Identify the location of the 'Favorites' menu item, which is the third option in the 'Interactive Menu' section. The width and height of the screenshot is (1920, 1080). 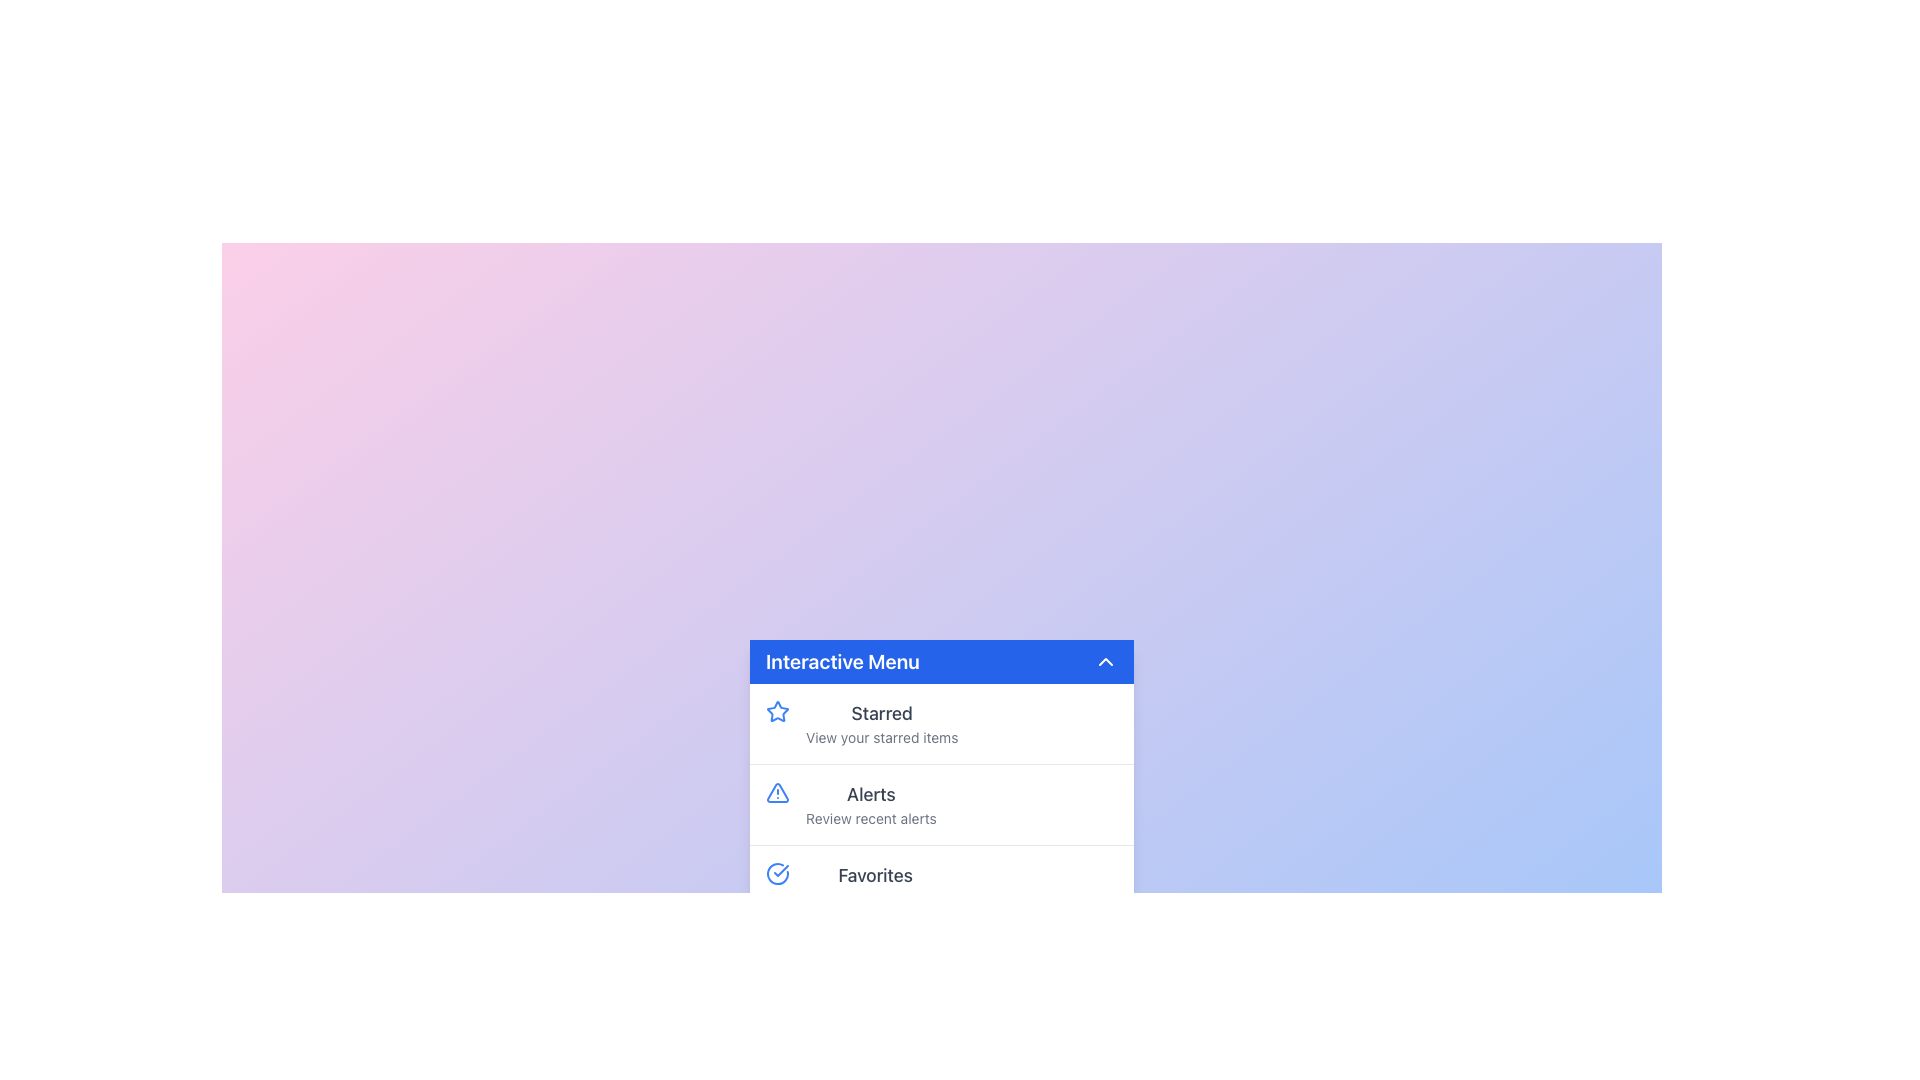
(875, 885).